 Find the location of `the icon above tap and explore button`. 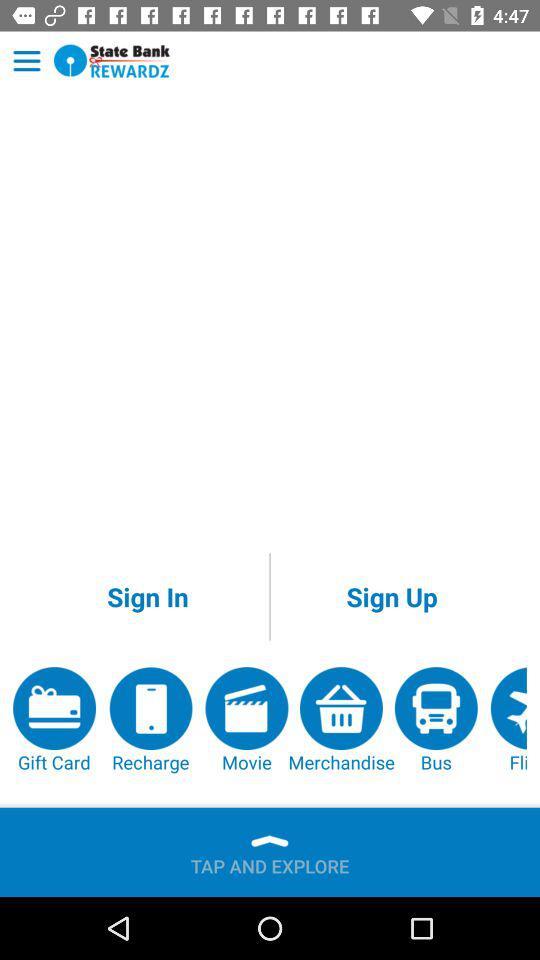

the icon above tap and explore button is located at coordinates (246, 720).